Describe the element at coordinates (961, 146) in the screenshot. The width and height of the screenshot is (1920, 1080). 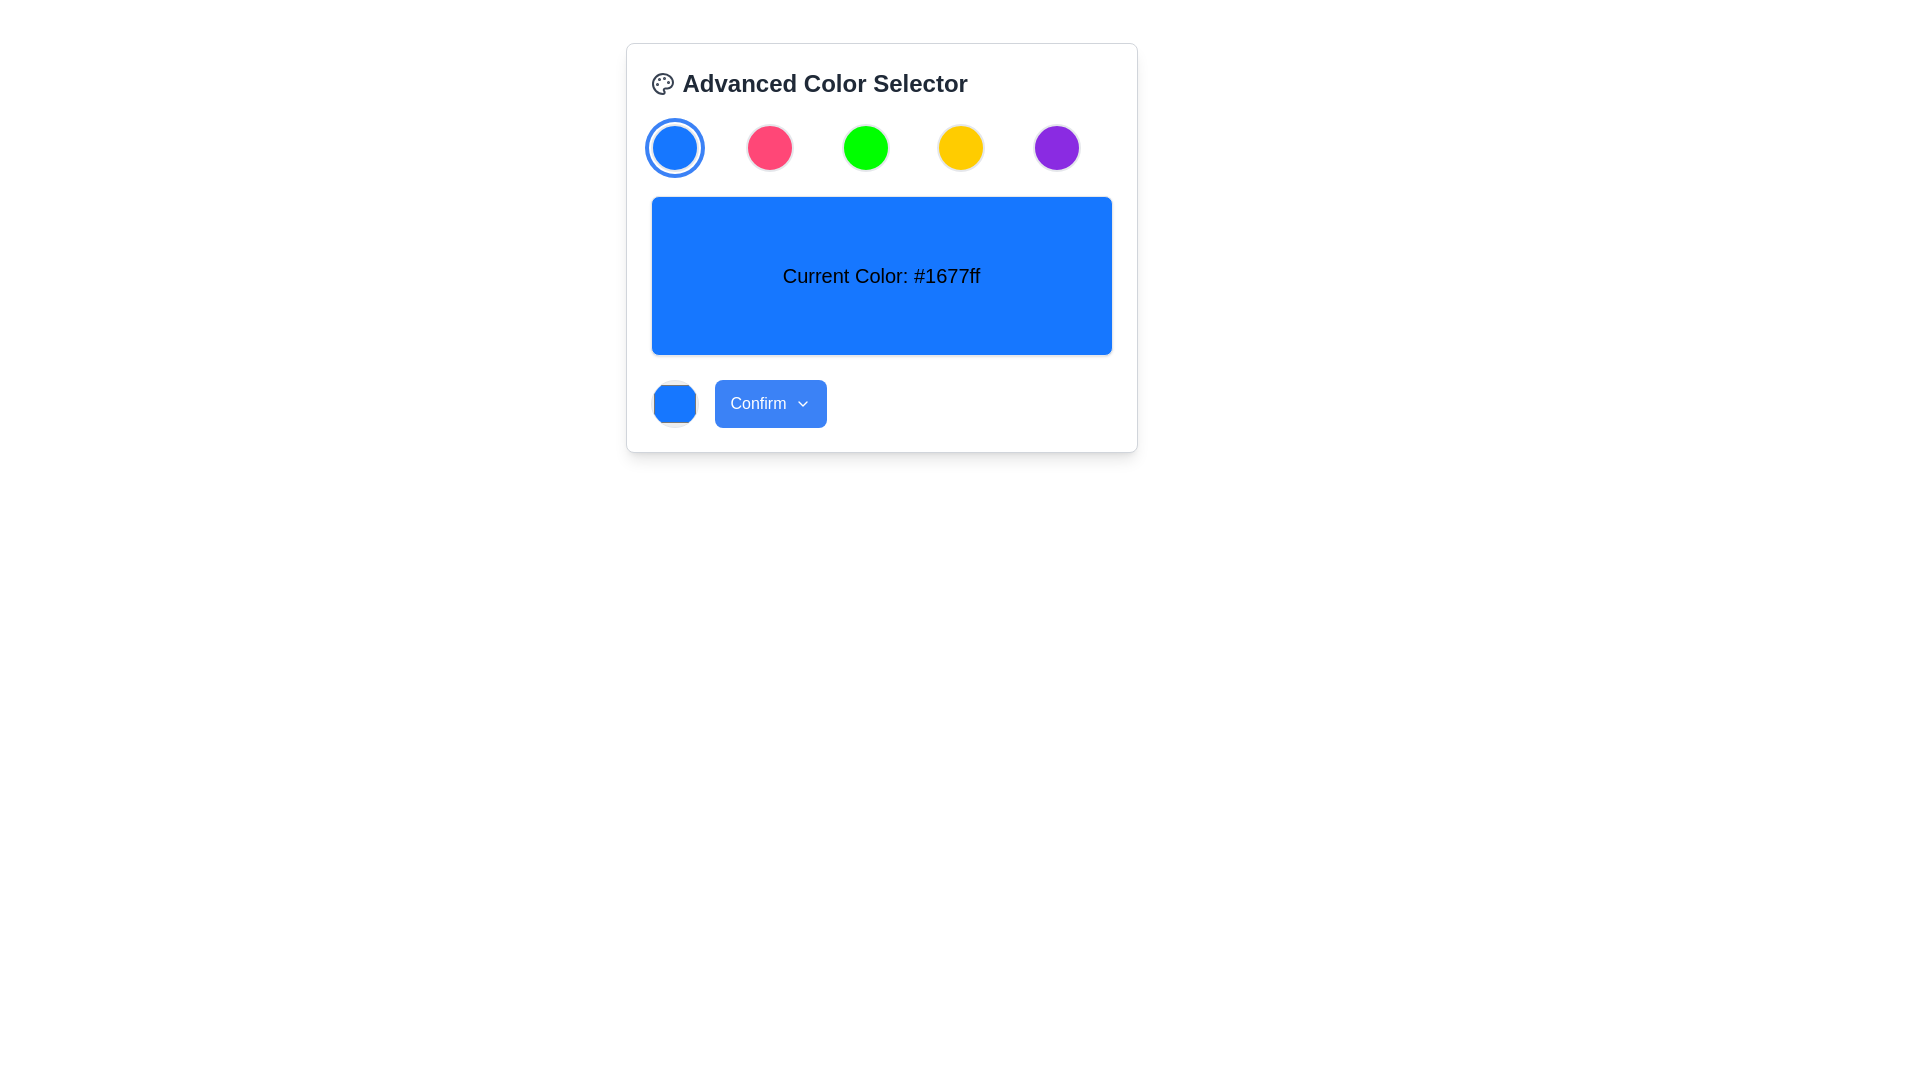
I see `the fourth circular button from the left in a group of five, positioned above the 'Current Color' box, to visualize tooltip or effects` at that location.